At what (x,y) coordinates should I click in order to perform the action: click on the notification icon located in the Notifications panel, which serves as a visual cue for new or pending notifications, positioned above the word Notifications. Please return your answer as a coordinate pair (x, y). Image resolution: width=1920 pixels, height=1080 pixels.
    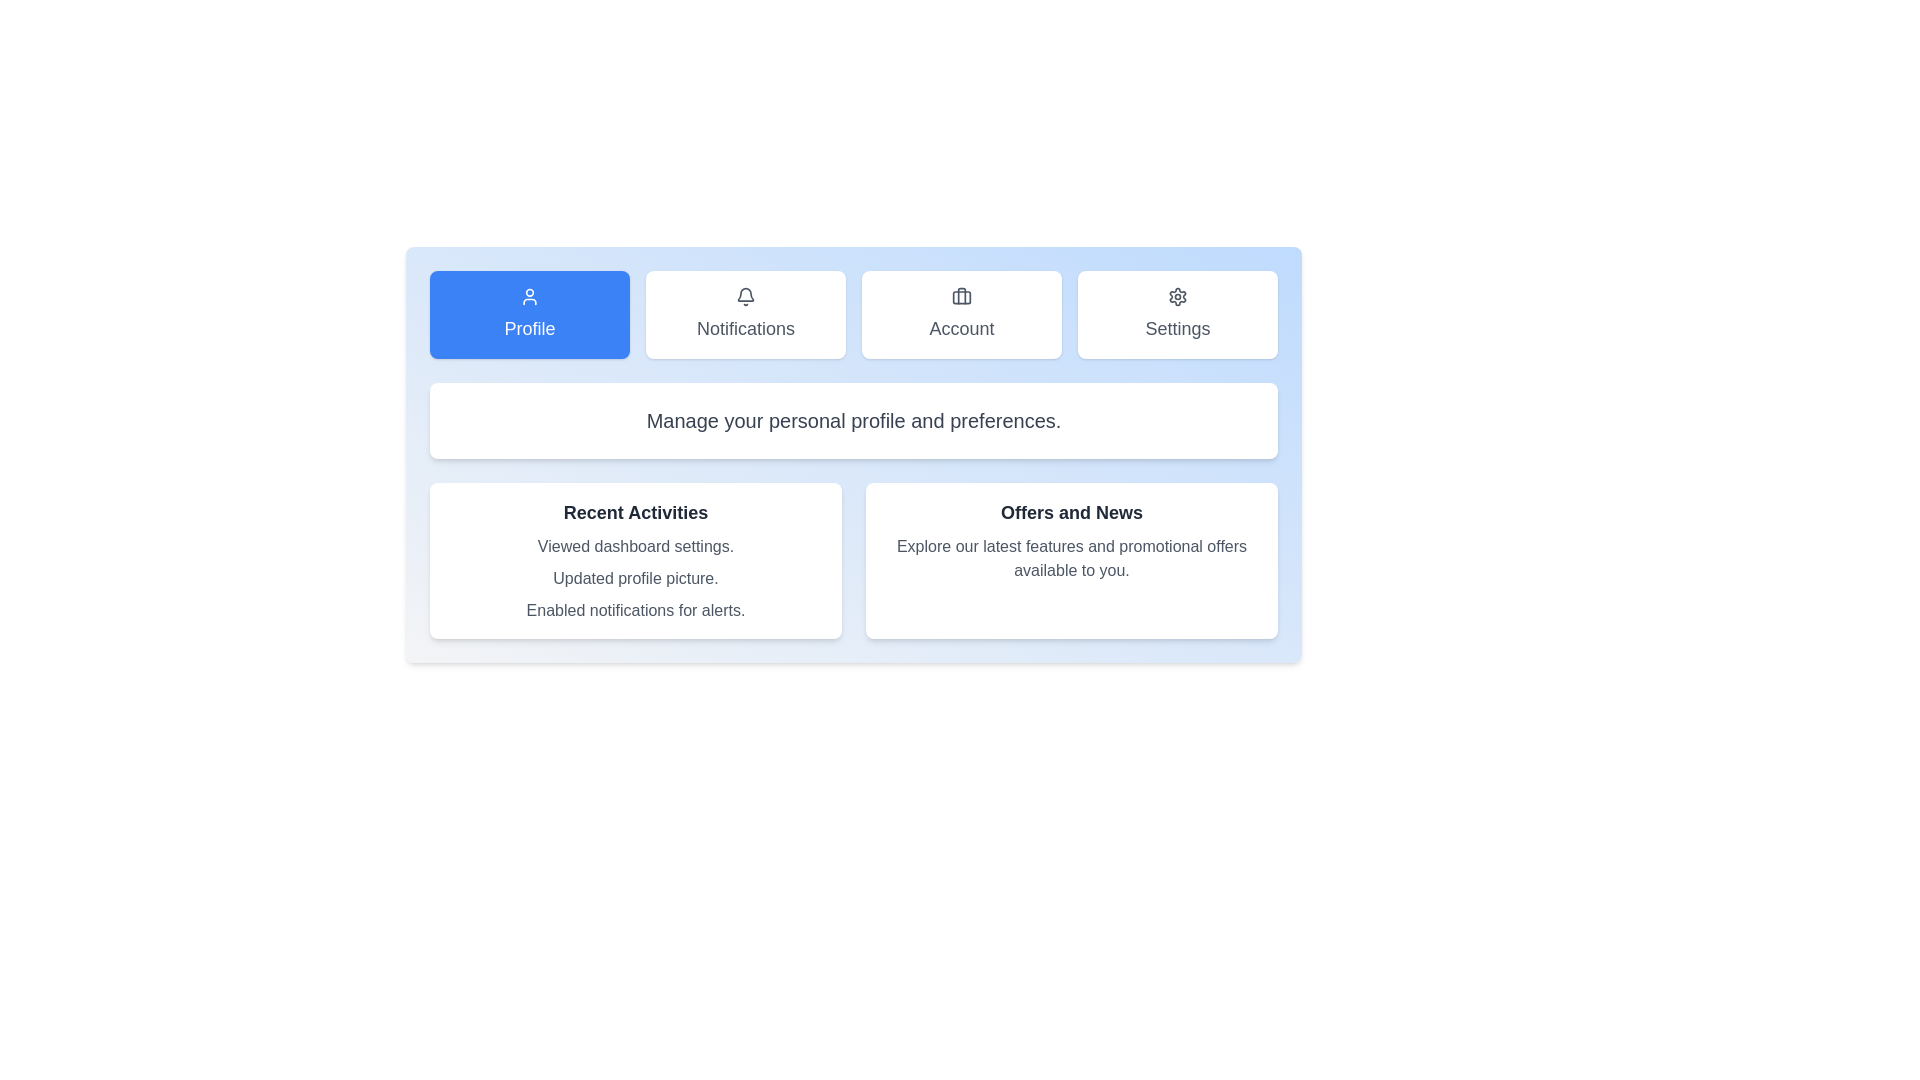
    Looking at the image, I should click on (744, 297).